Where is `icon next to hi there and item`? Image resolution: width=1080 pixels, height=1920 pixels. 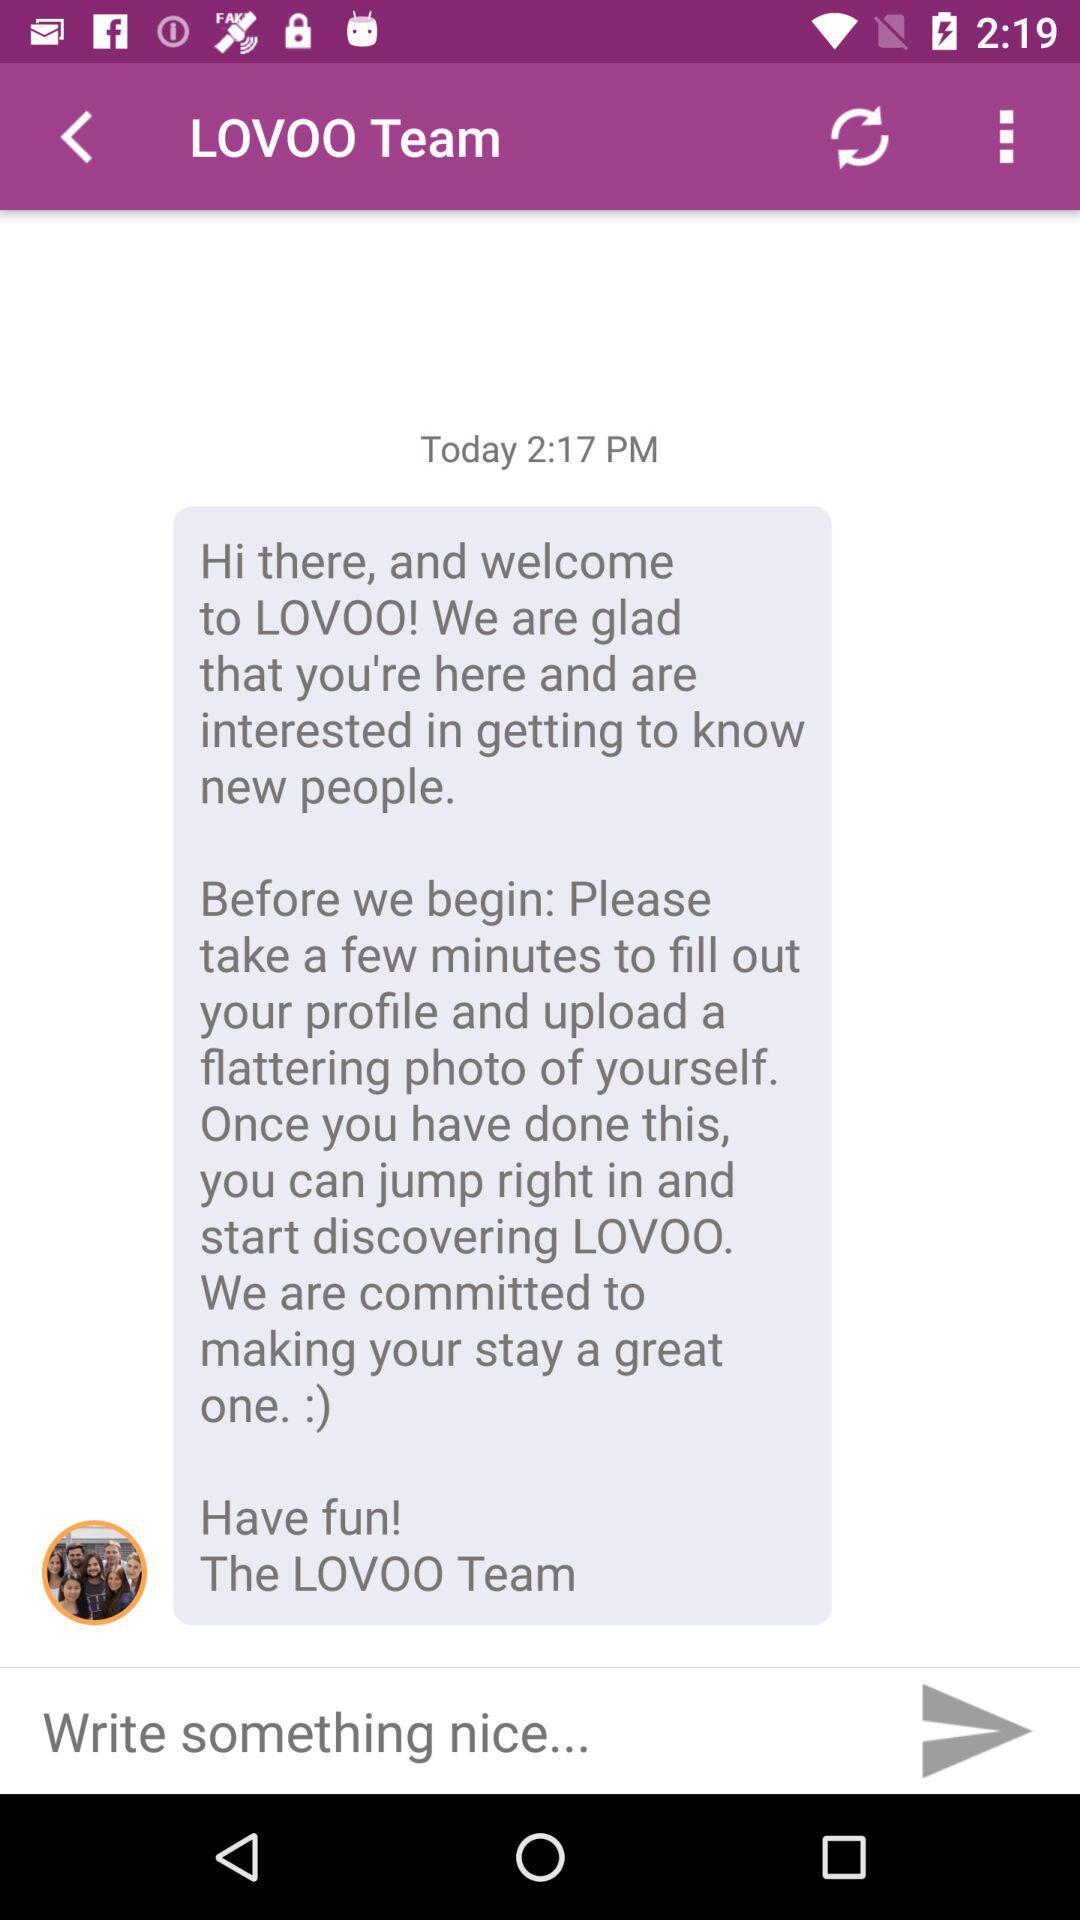 icon next to hi there and item is located at coordinates (94, 1571).